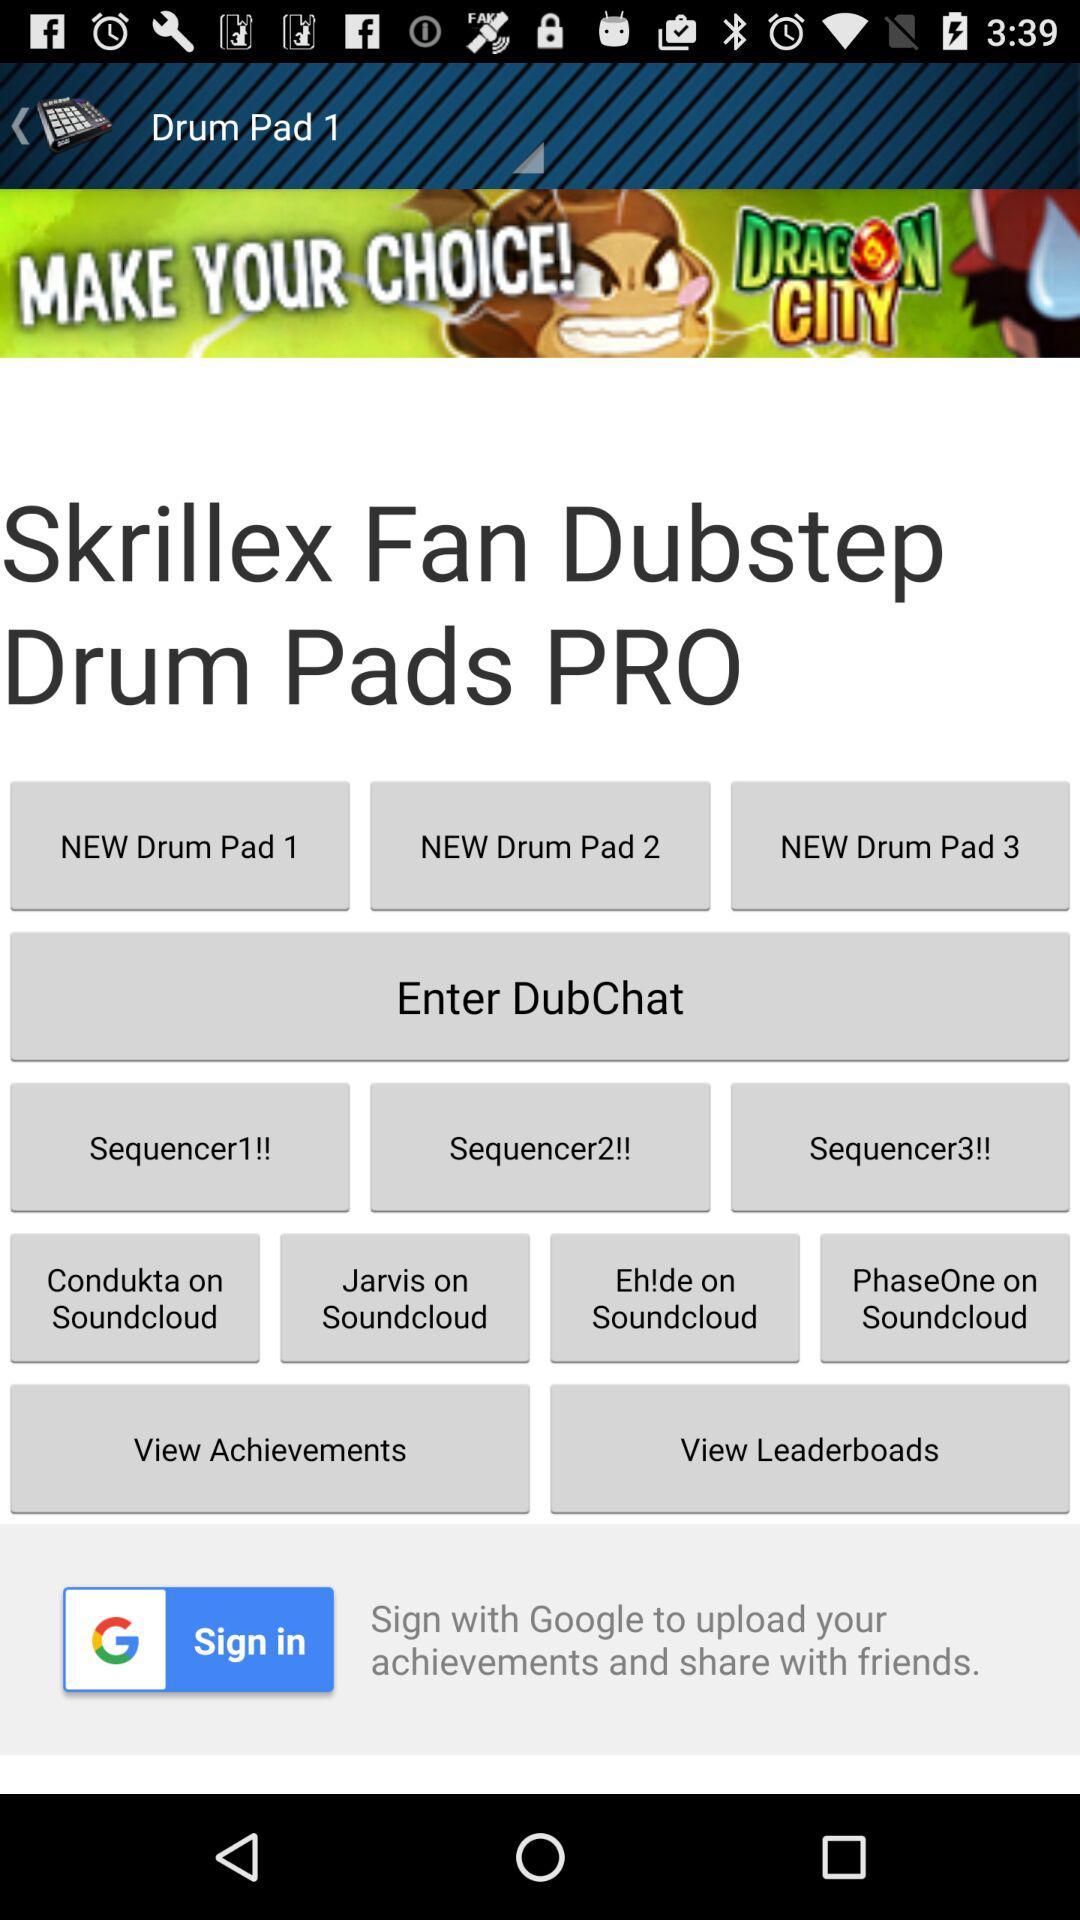 The image size is (1080, 1920). Describe the element at coordinates (405, 1297) in the screenshot. I see `icon above the view achievements button` at that location.